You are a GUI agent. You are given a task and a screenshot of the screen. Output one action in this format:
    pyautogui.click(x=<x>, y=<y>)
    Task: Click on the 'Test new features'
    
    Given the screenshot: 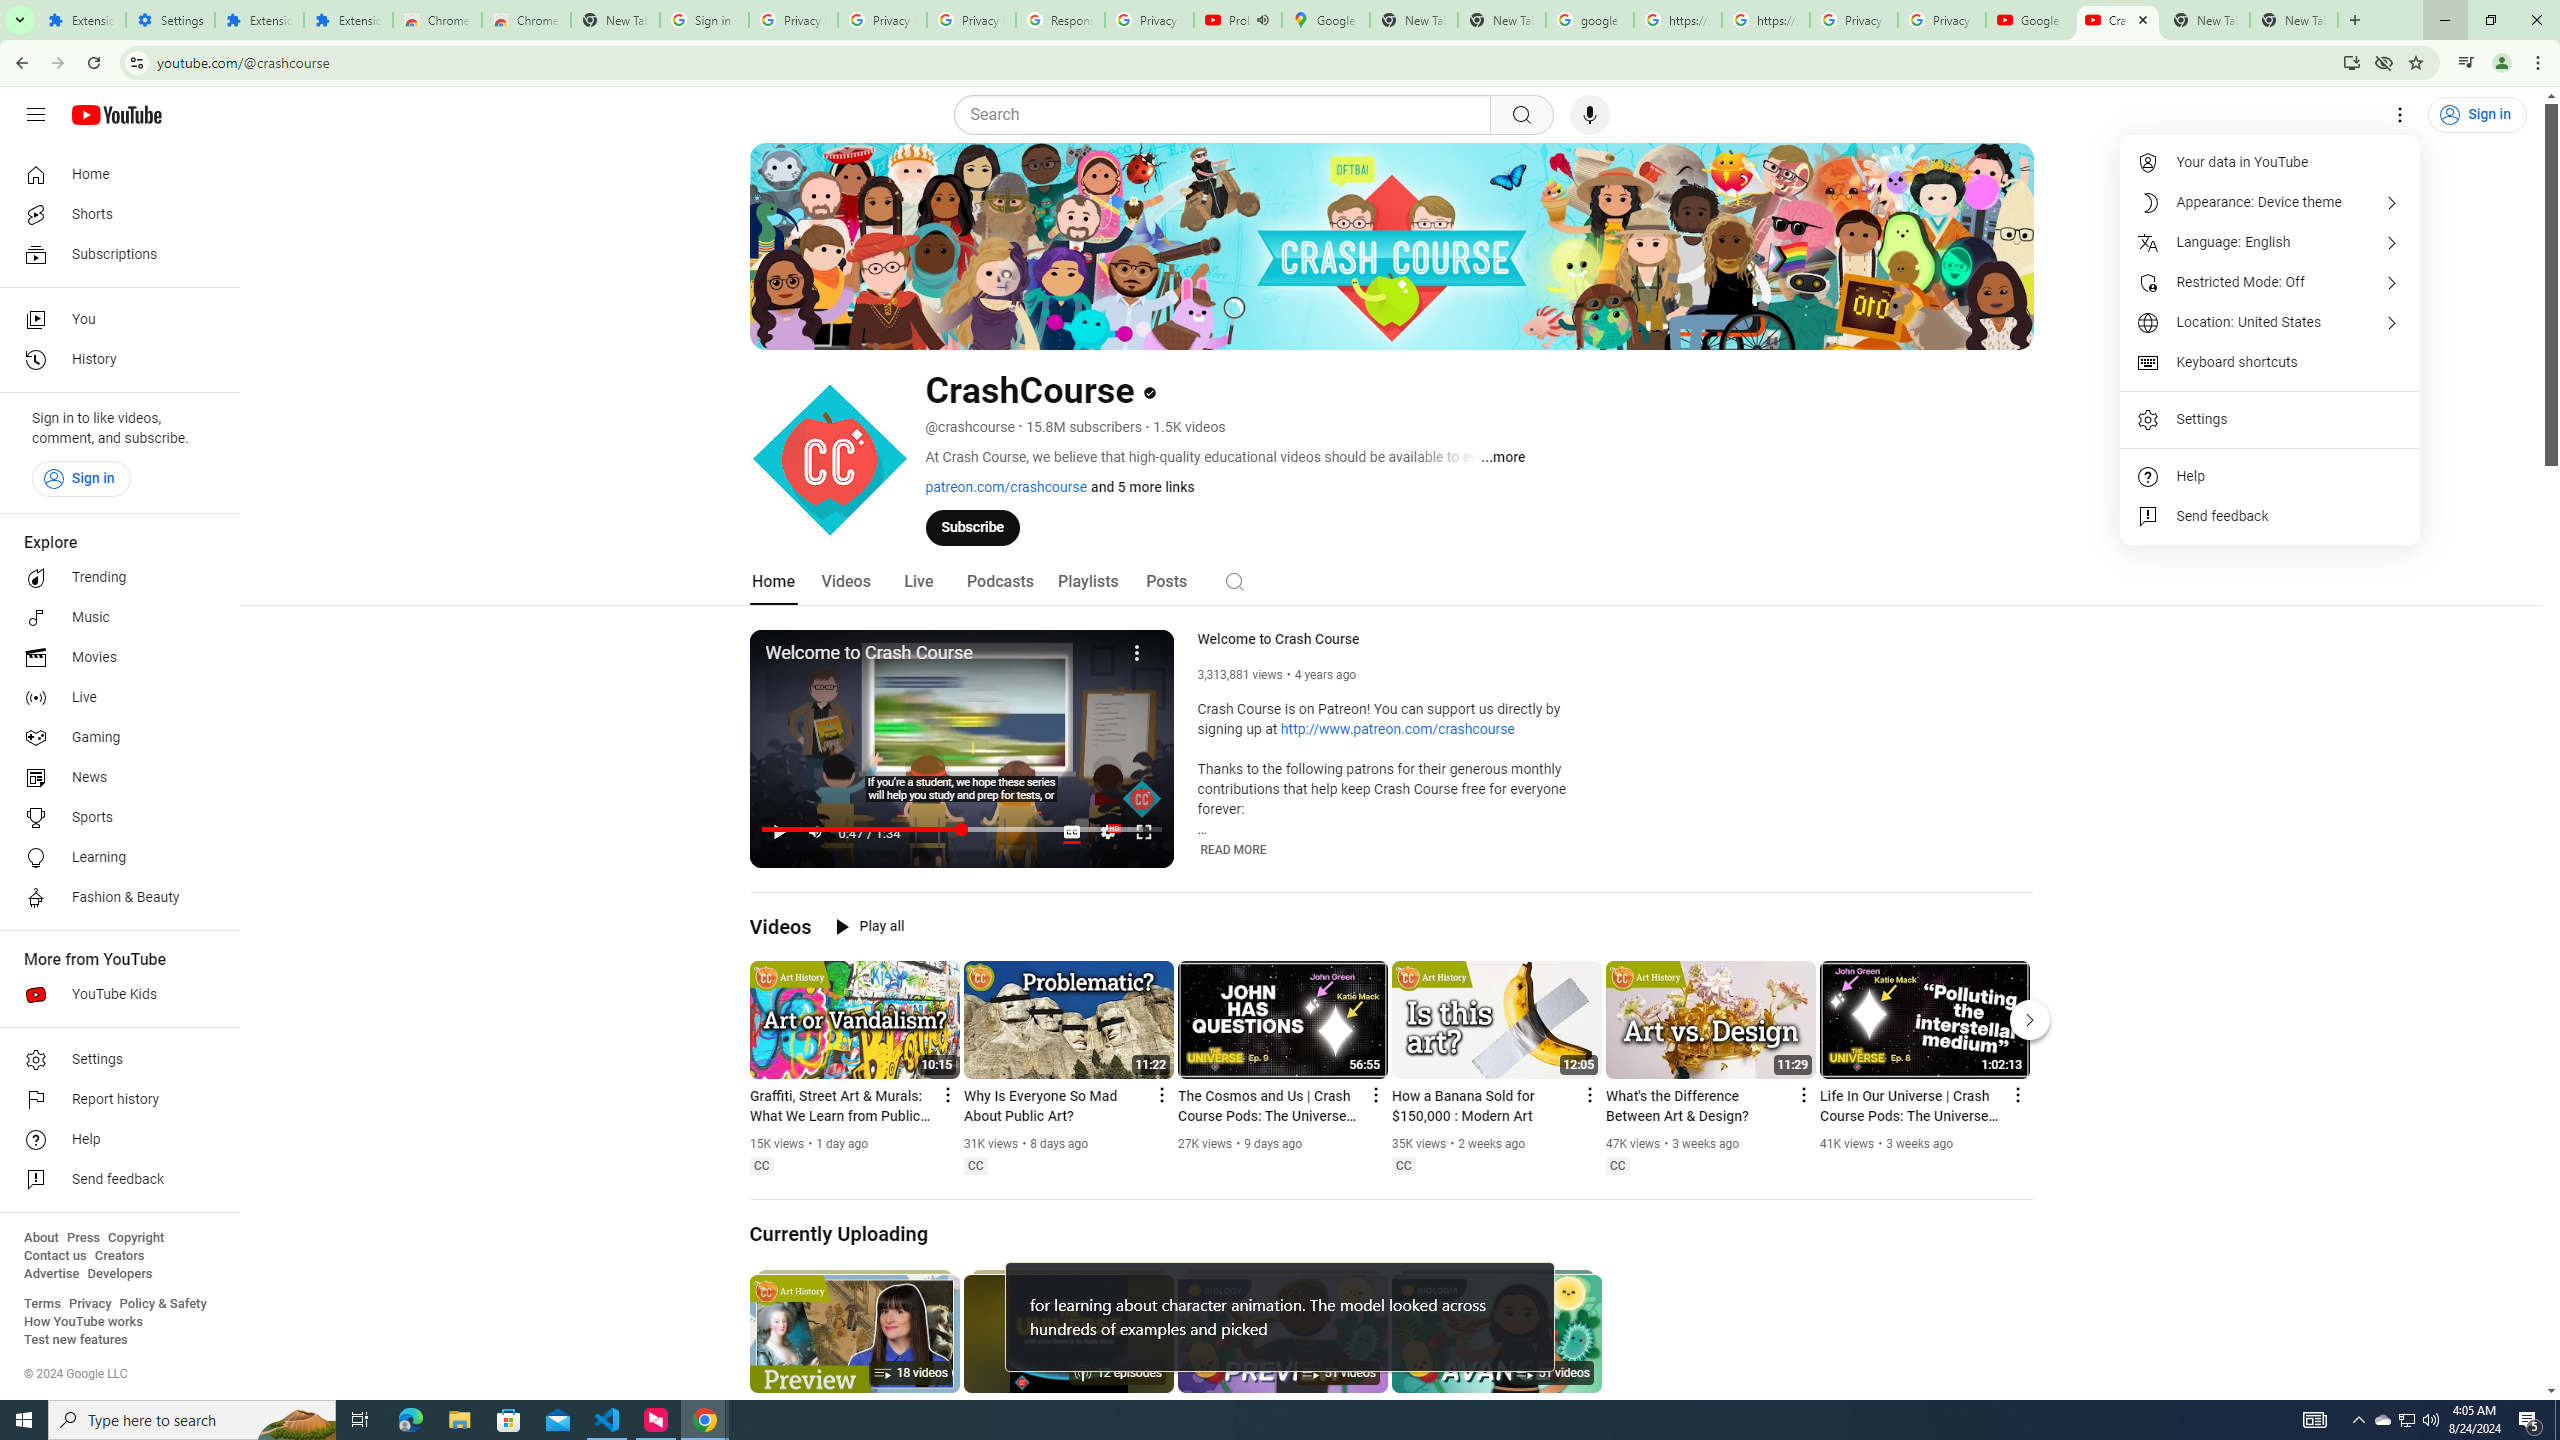 What is the action you would take?
    pyautogui.click(x=74, y=1338)
    